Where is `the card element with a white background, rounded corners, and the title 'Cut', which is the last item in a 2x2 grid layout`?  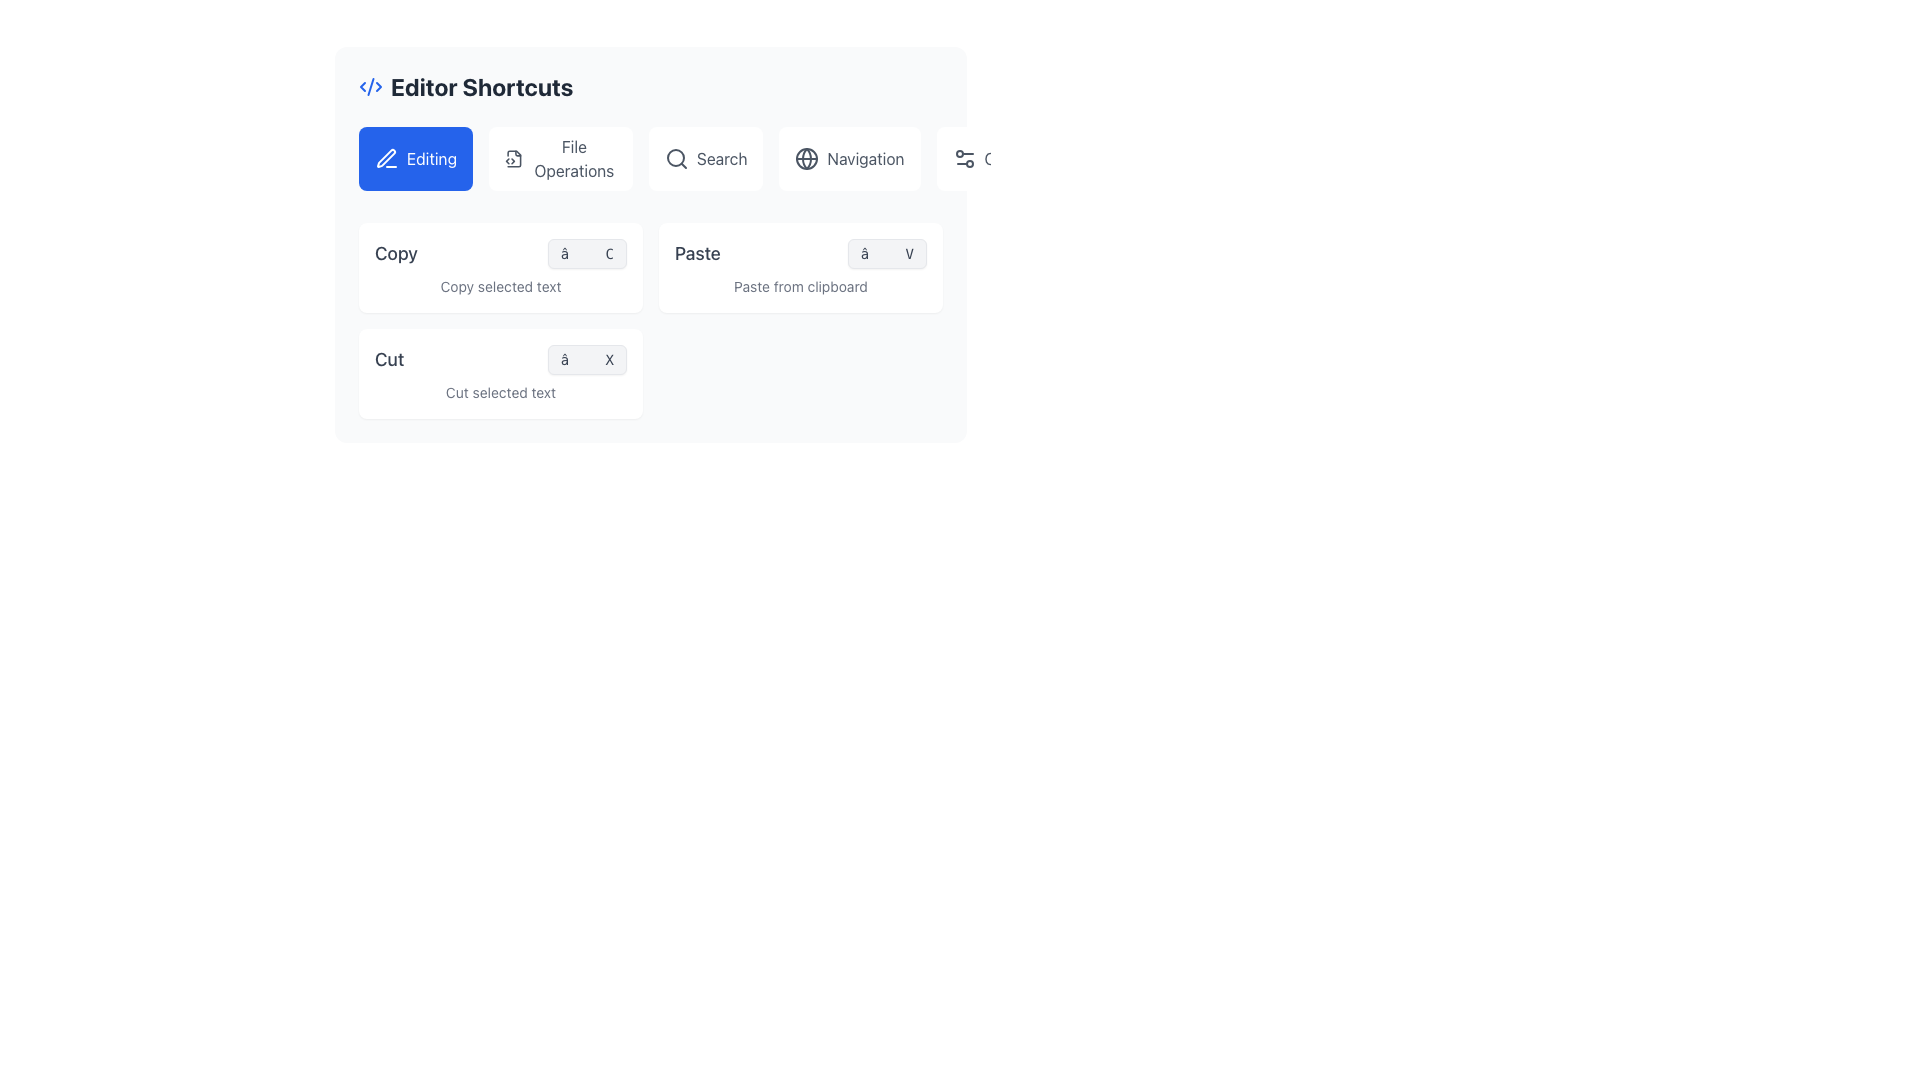 the card element with a white background, rounded corners, and the title 'Cut', which is the last item in a 2x2 grid layout is located at coordinates (500, 374).